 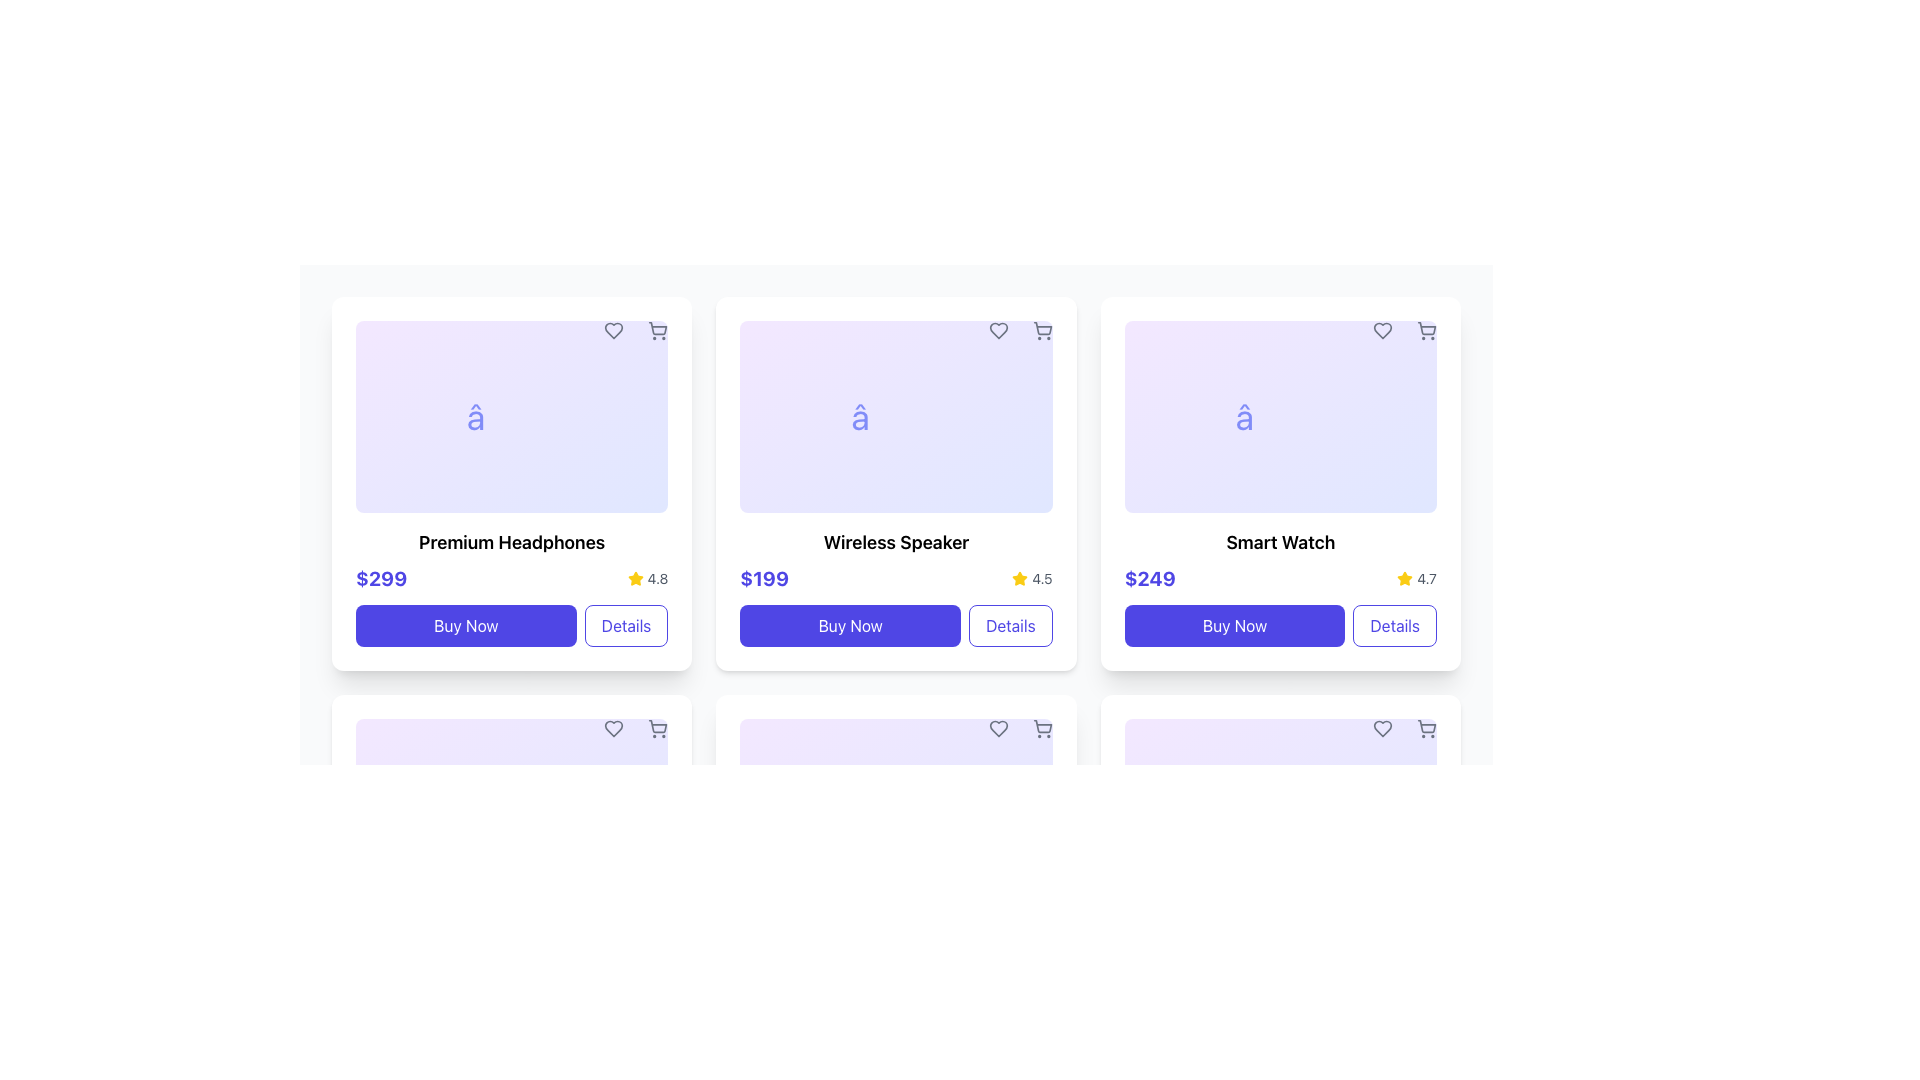 What do you see at coordinates (1381, 729) in the screenshot?
I see `the heart icon button located in the top-right corner of the 'Smart Watch' card to mark the item as favorite` at bounding box center [1381, 729].